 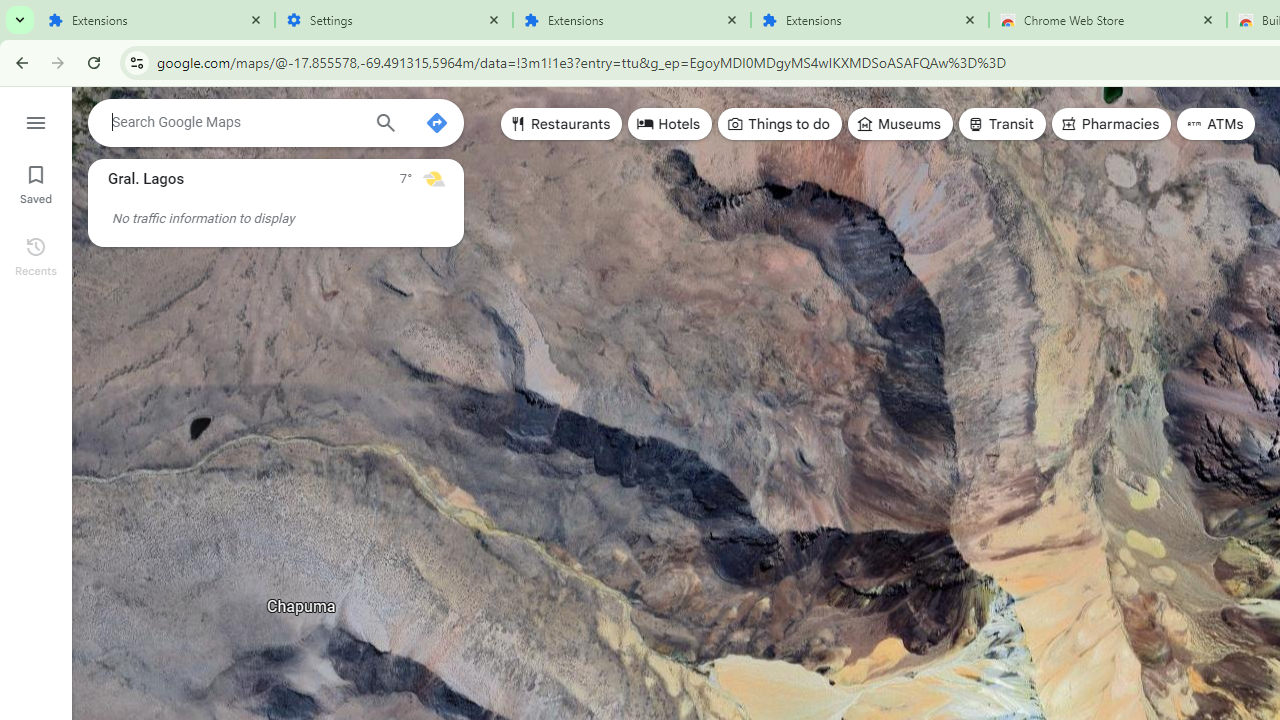 What do you see at coordinates (35, 120) in the screenshot?
I see `'Menu'` at bounding box center [35, 120].